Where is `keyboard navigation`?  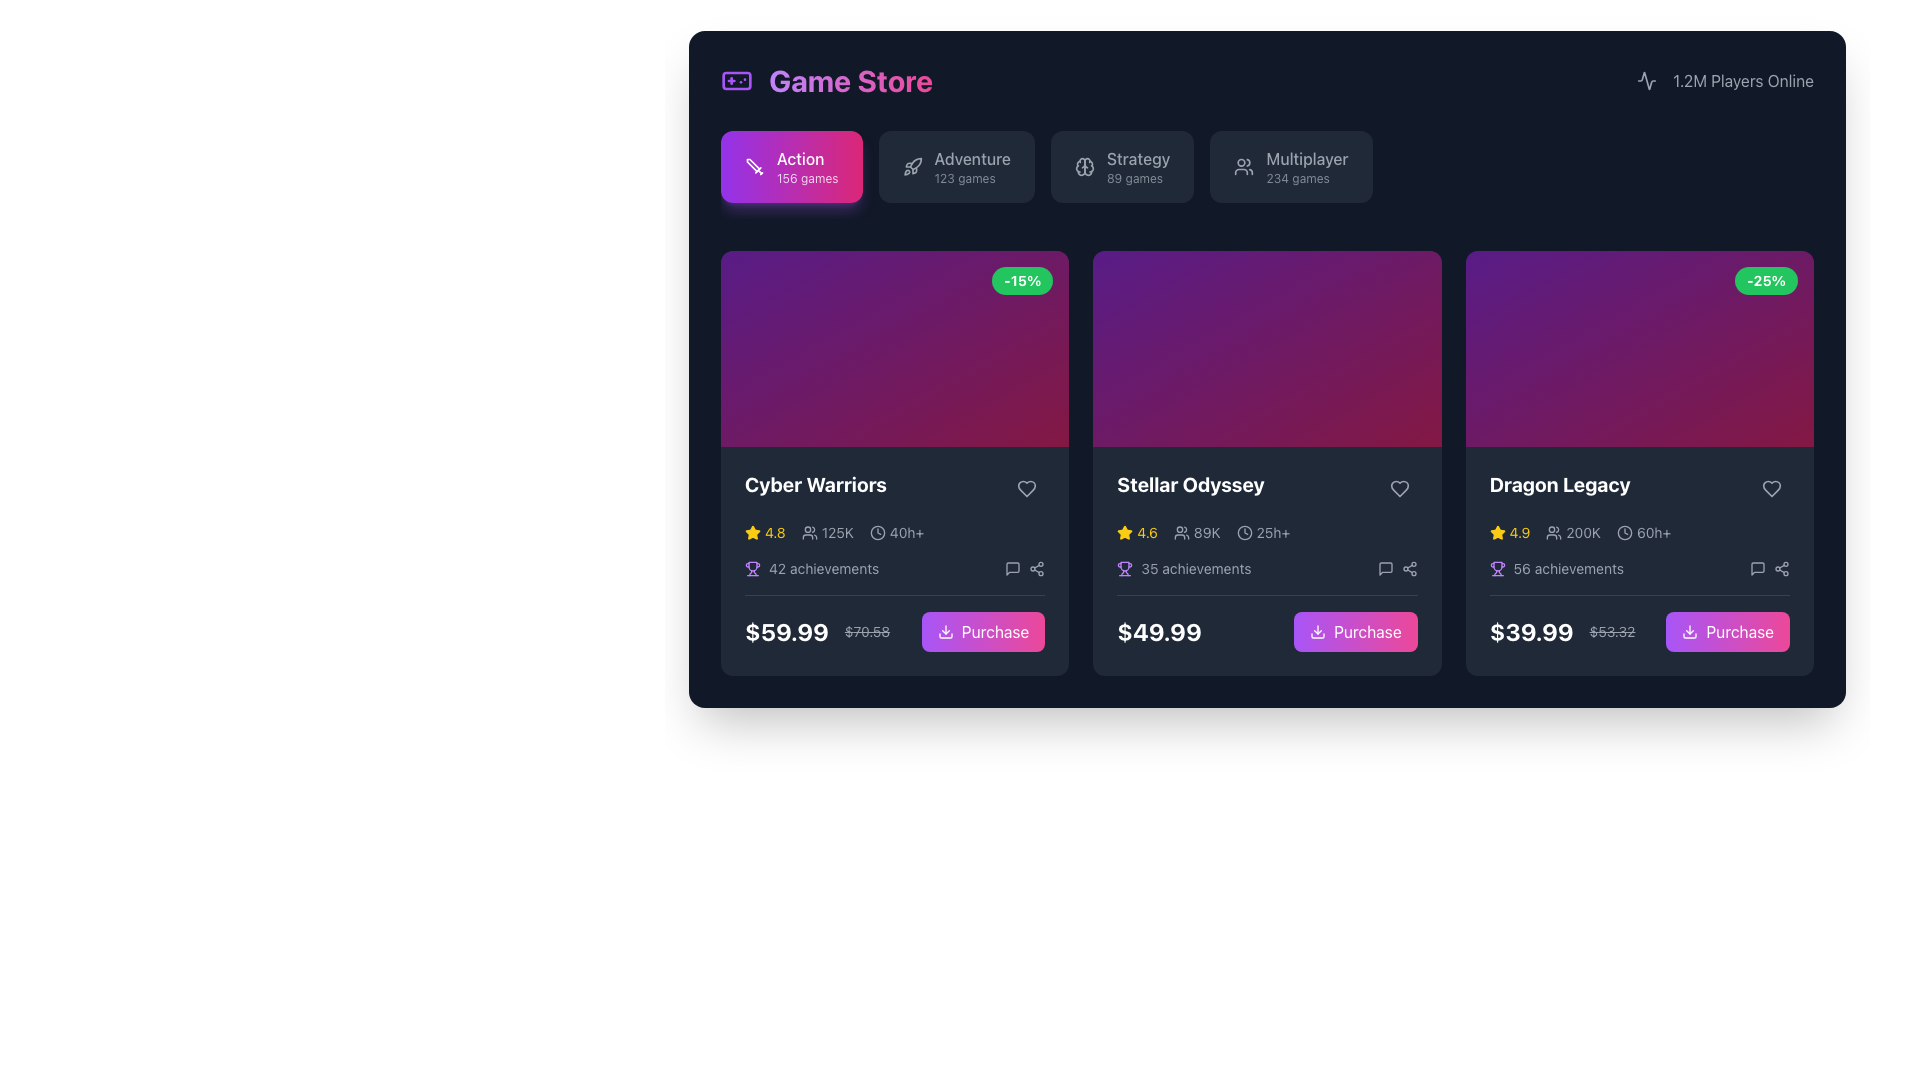 keyboard navigation is located at coordinates (1027, 488).